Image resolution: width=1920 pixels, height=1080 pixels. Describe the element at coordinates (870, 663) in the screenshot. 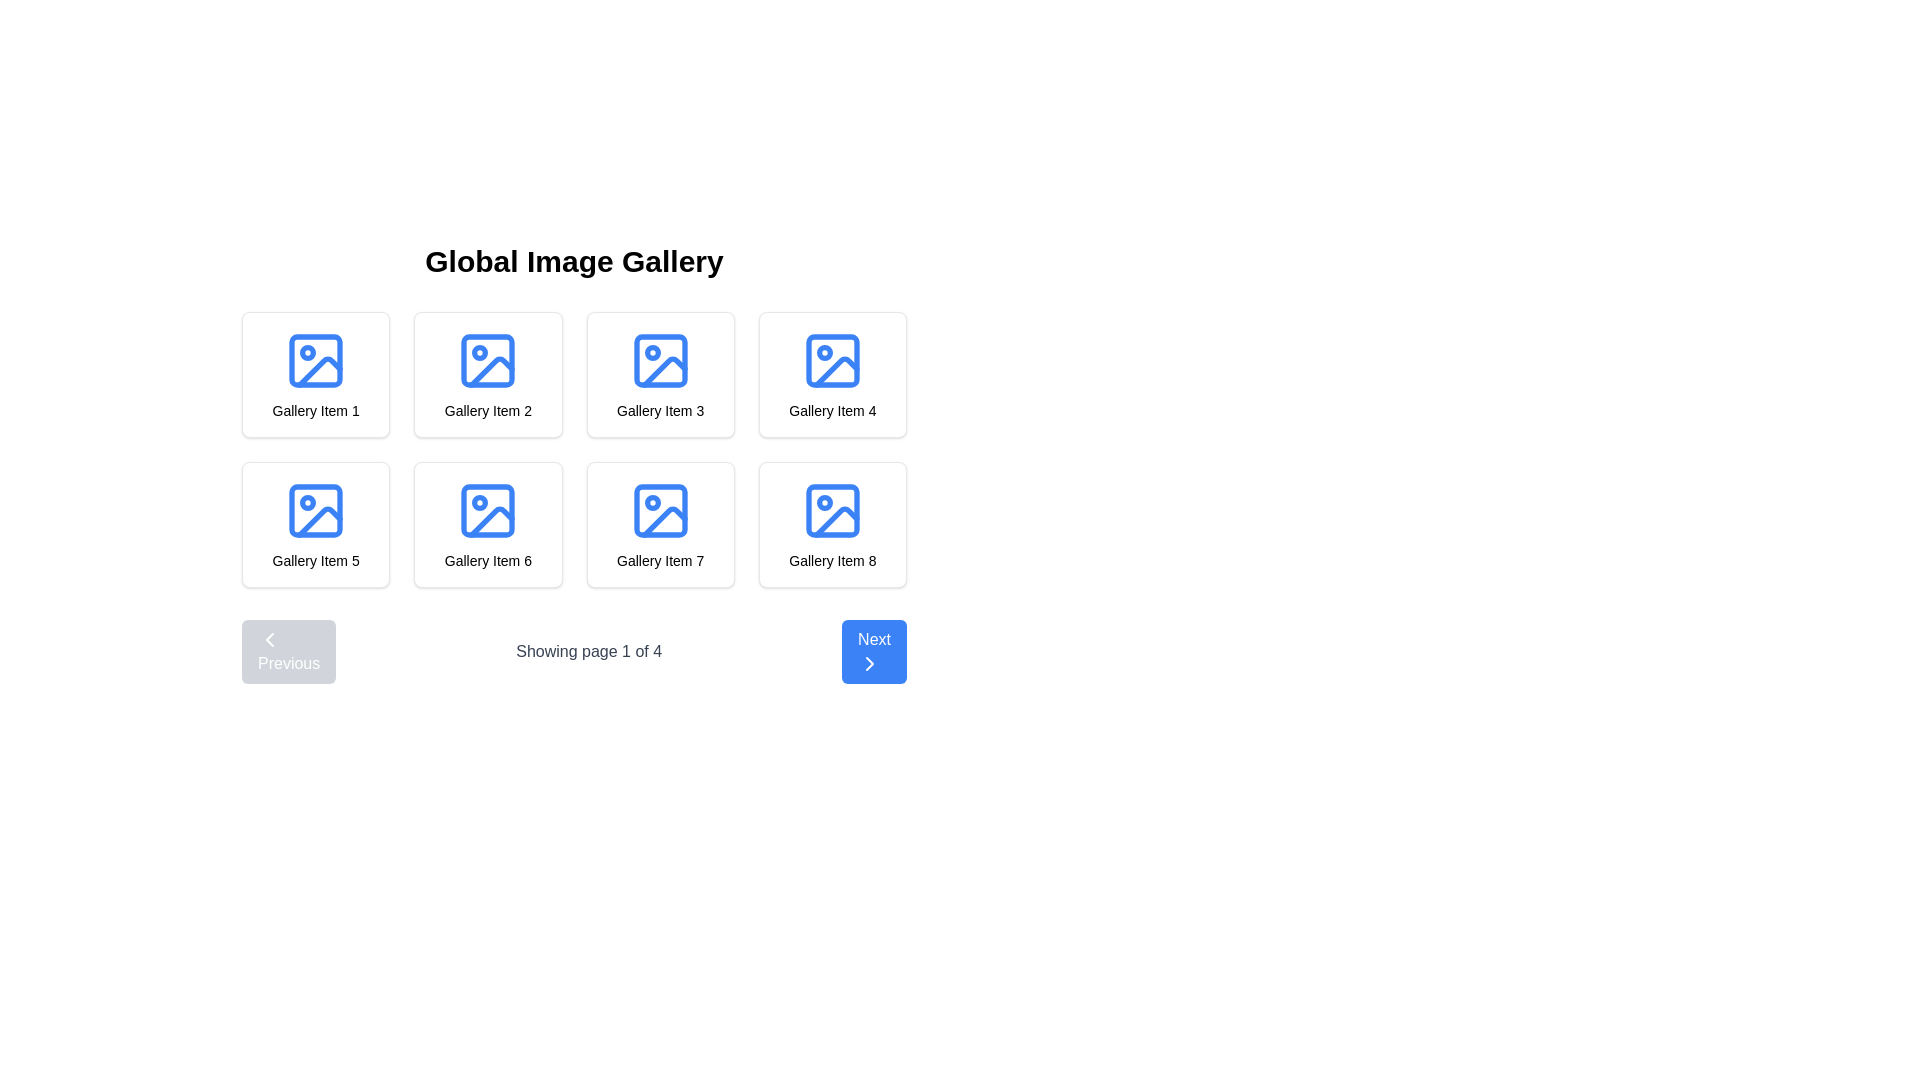

I see `the 'Next' button icon located at the bottom-right corner of the interface, which visually represents the action of proceeding to the next page or section` at that location.